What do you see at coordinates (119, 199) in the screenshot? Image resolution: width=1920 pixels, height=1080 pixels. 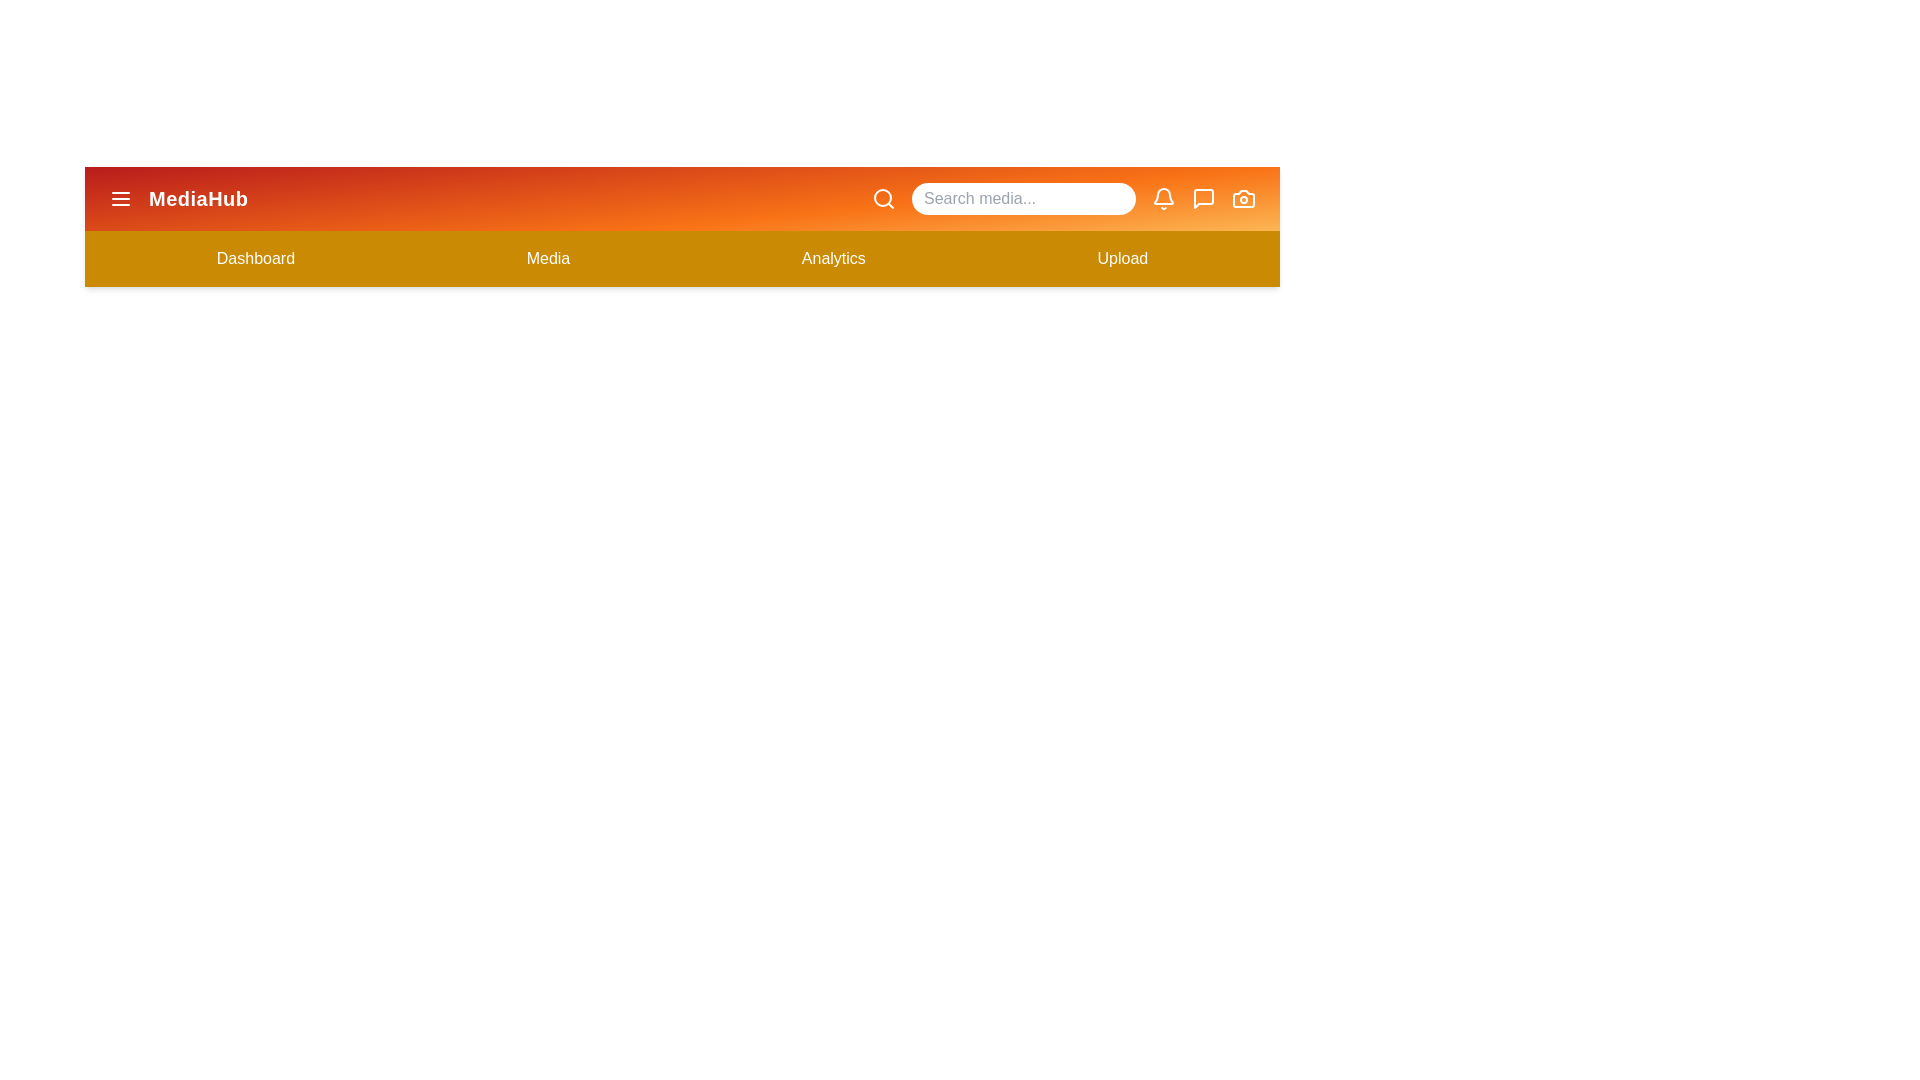 I see `the menu button to toggle the menu visibility` at bounding box center [119, 199].